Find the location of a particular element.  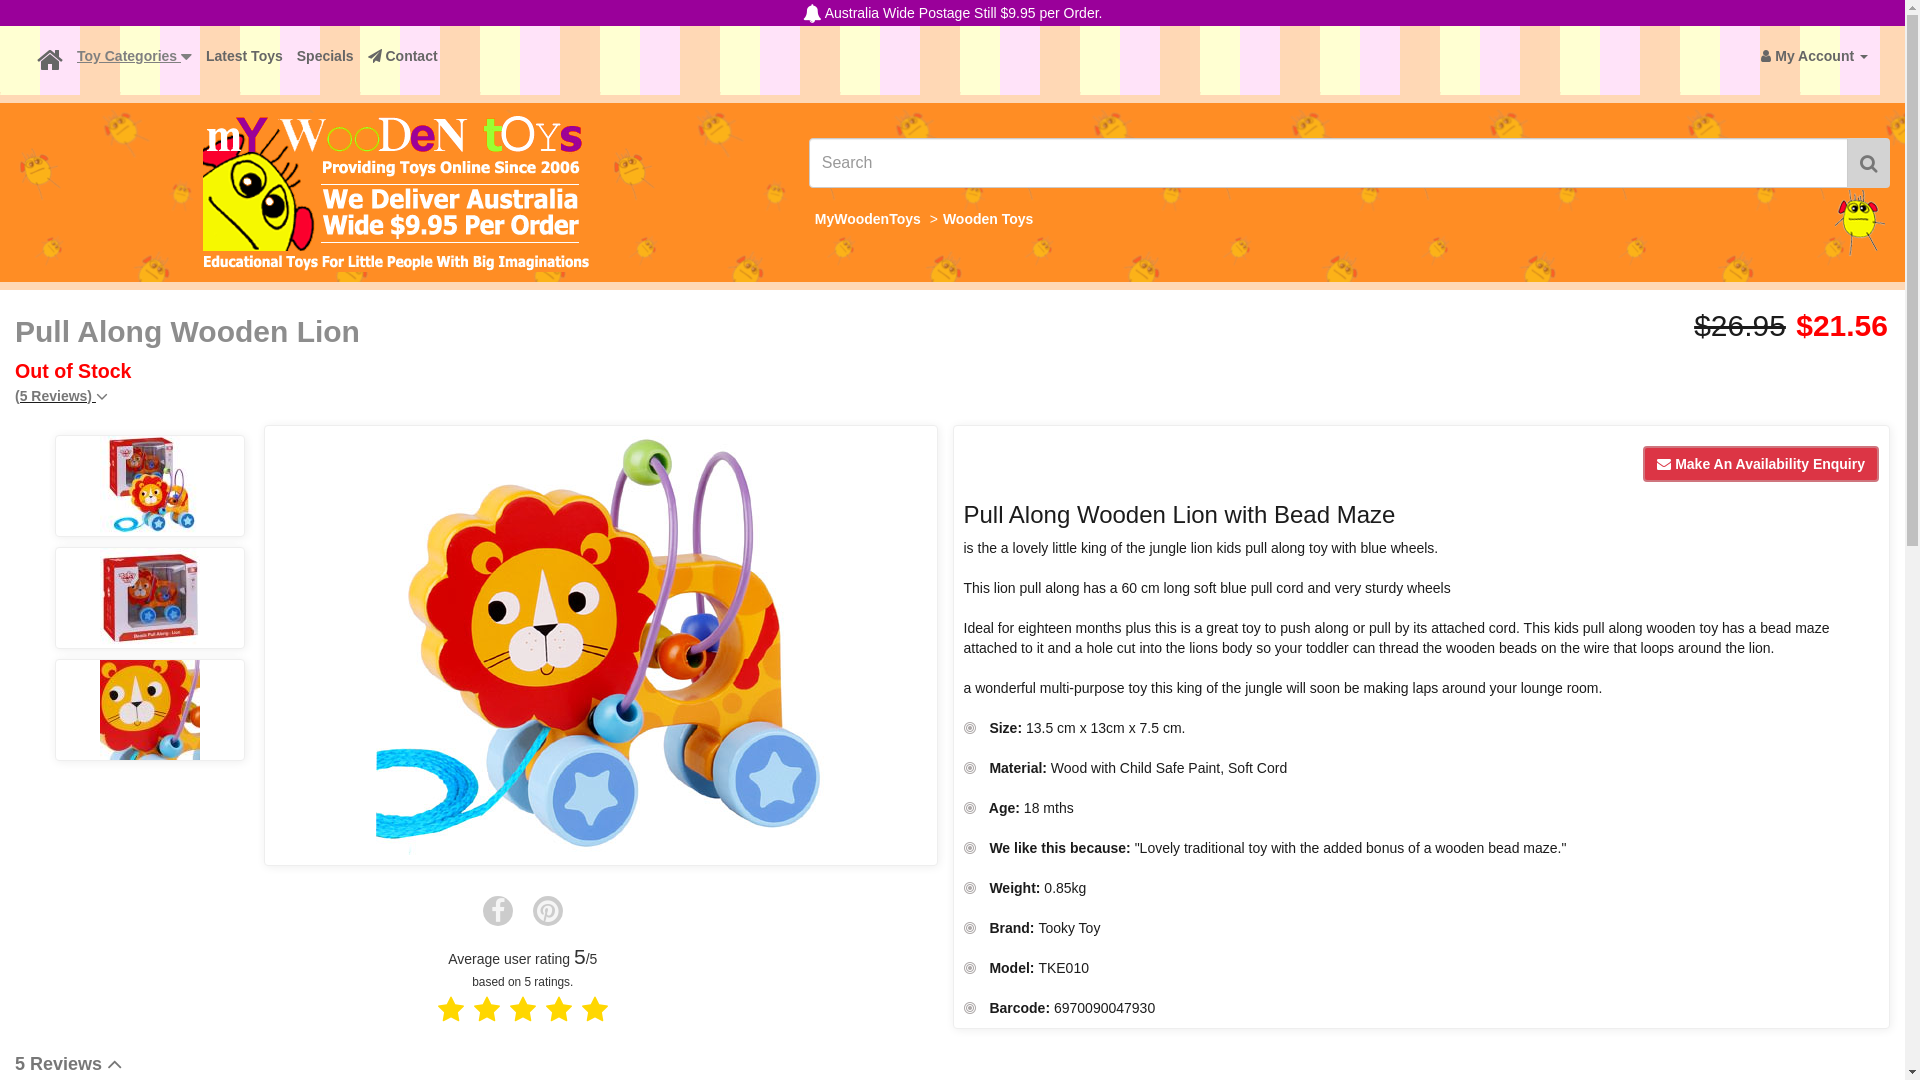

'MyWoodenToys' is located at coordinates (815, 219).